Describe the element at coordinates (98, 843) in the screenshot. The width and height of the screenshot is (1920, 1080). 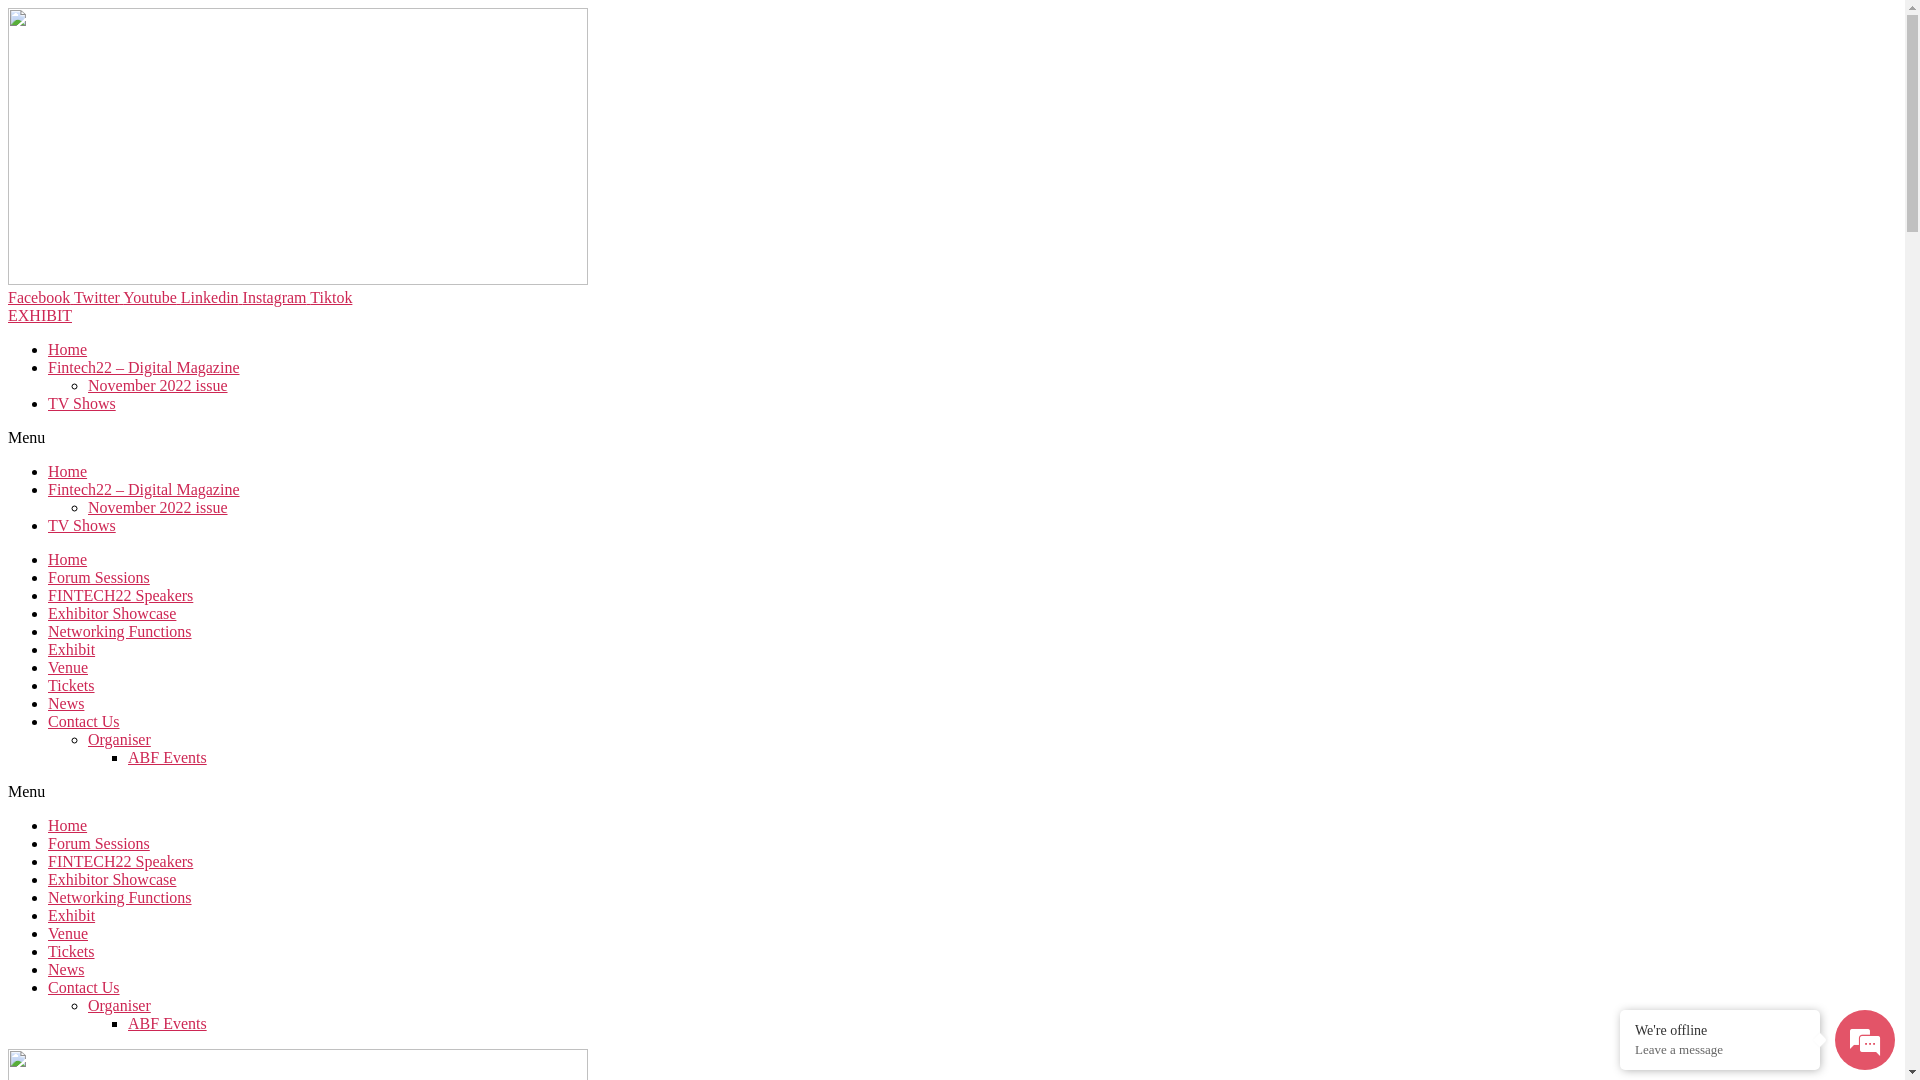
I see `'Forum Sessions'` at that location.